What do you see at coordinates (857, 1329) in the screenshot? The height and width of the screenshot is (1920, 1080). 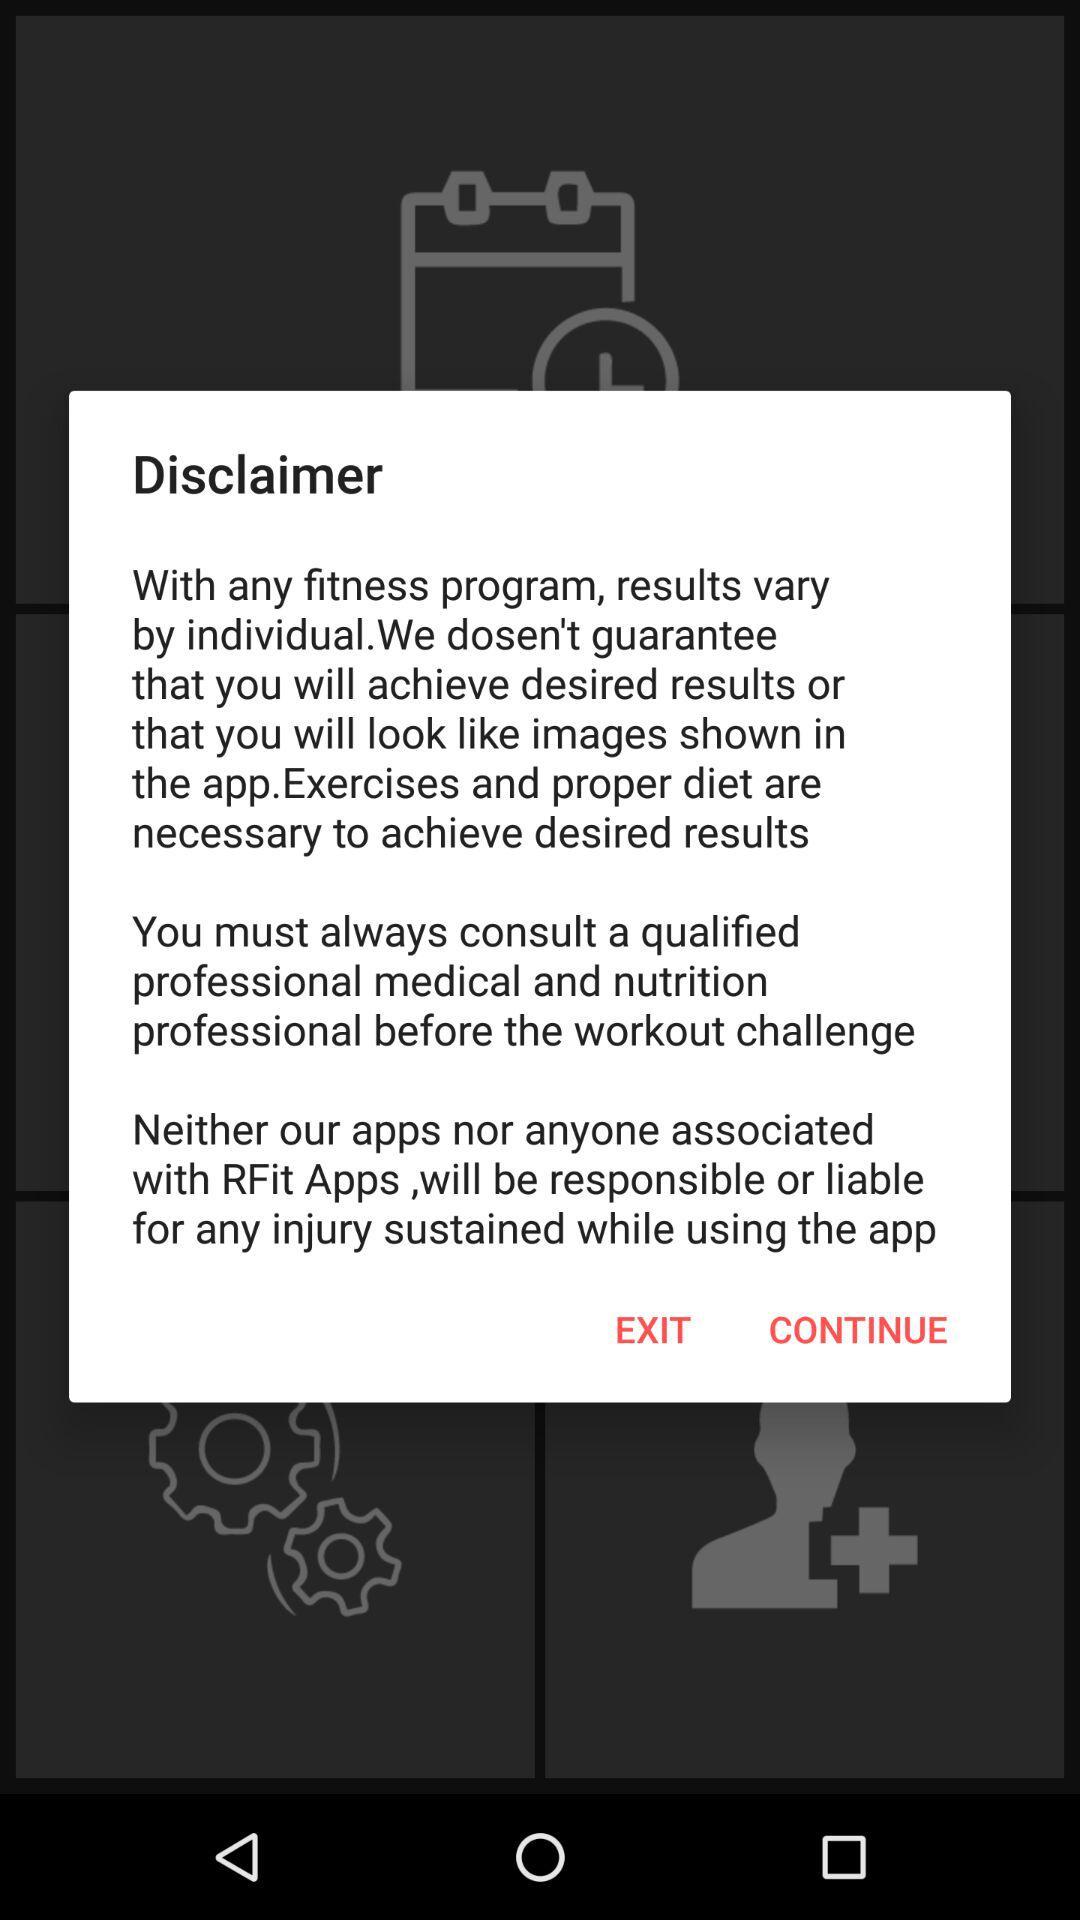 I see `continue` at bounding box center [857, 1329].